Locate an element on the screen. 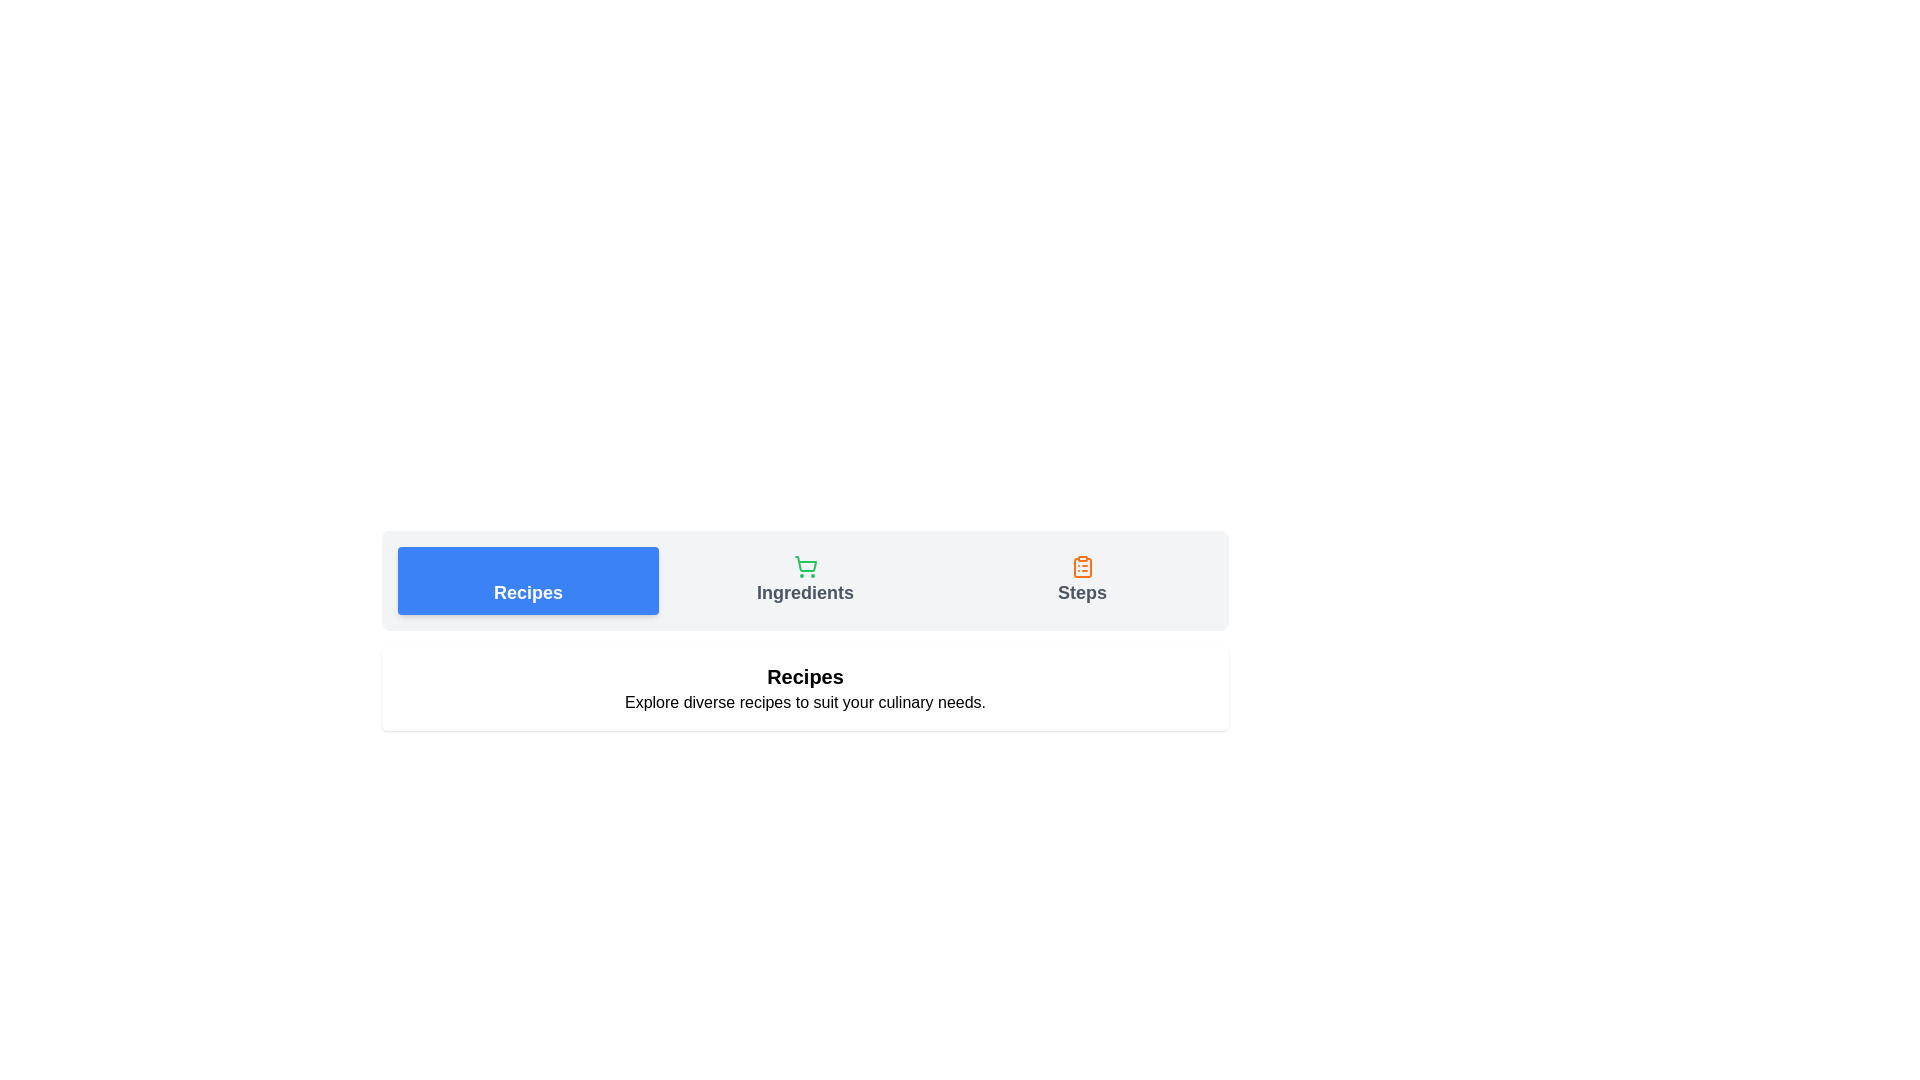 This screenshot has width=1920, height=1080. the Recipes tab is located at coordinates (528, 581).